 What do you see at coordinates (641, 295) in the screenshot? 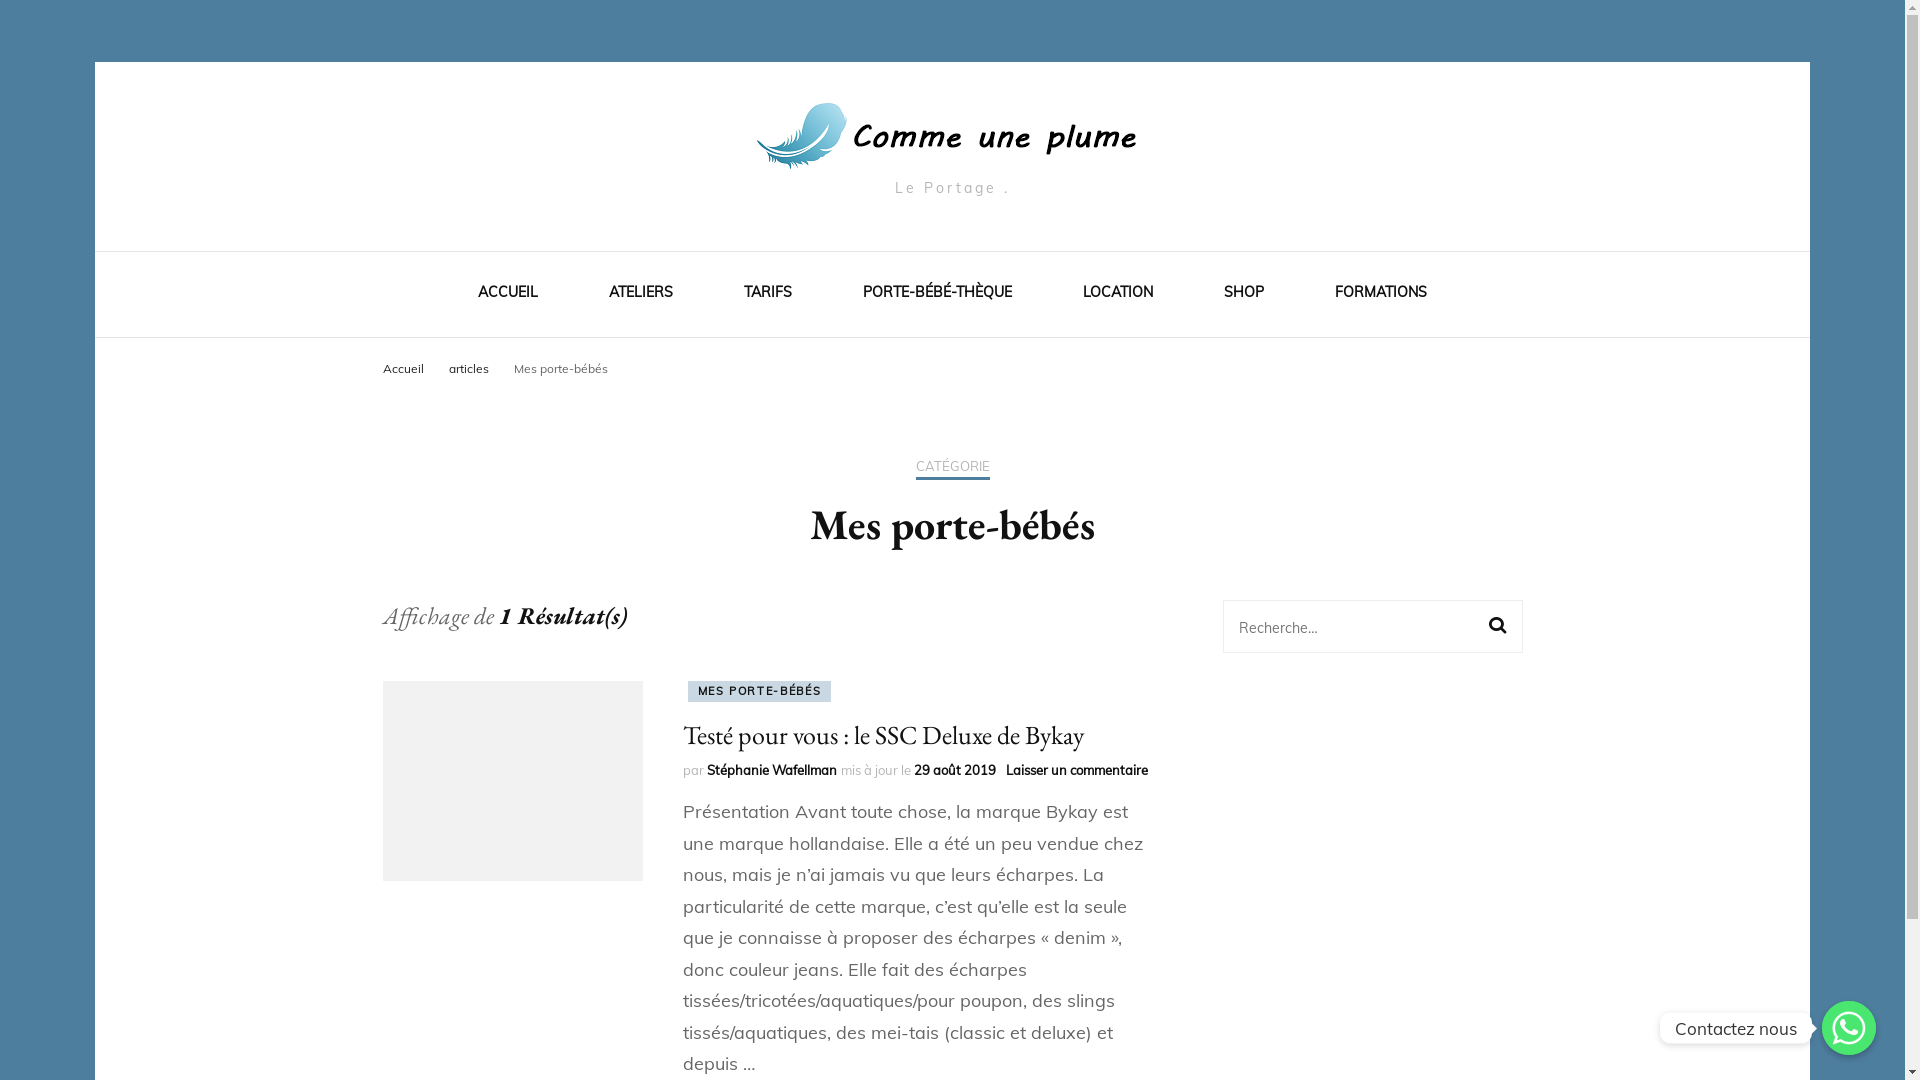
I see `'ATELIERS'` at bounding box center [641, 295].